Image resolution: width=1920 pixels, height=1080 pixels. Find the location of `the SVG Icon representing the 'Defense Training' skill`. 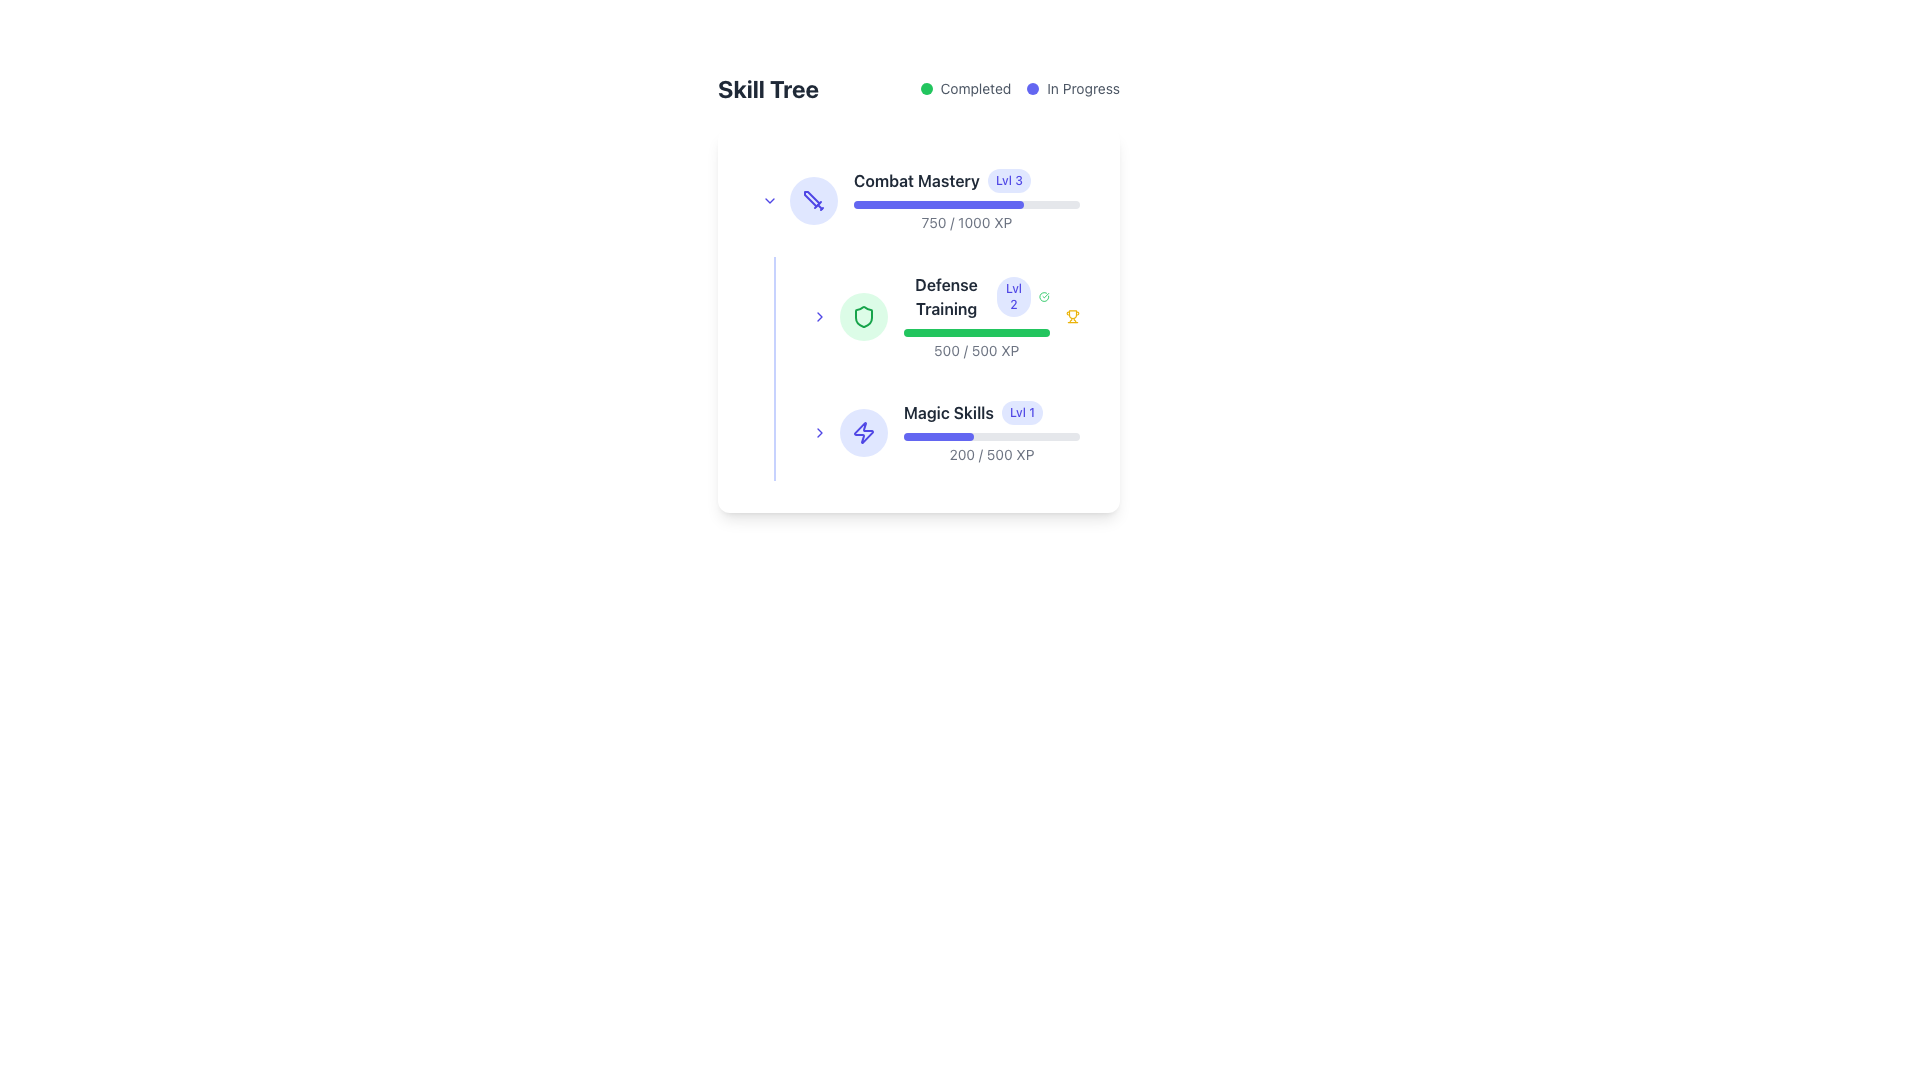

the SVG Icon representing the 'Defense Training' skill is located at coordinates (864, 315).